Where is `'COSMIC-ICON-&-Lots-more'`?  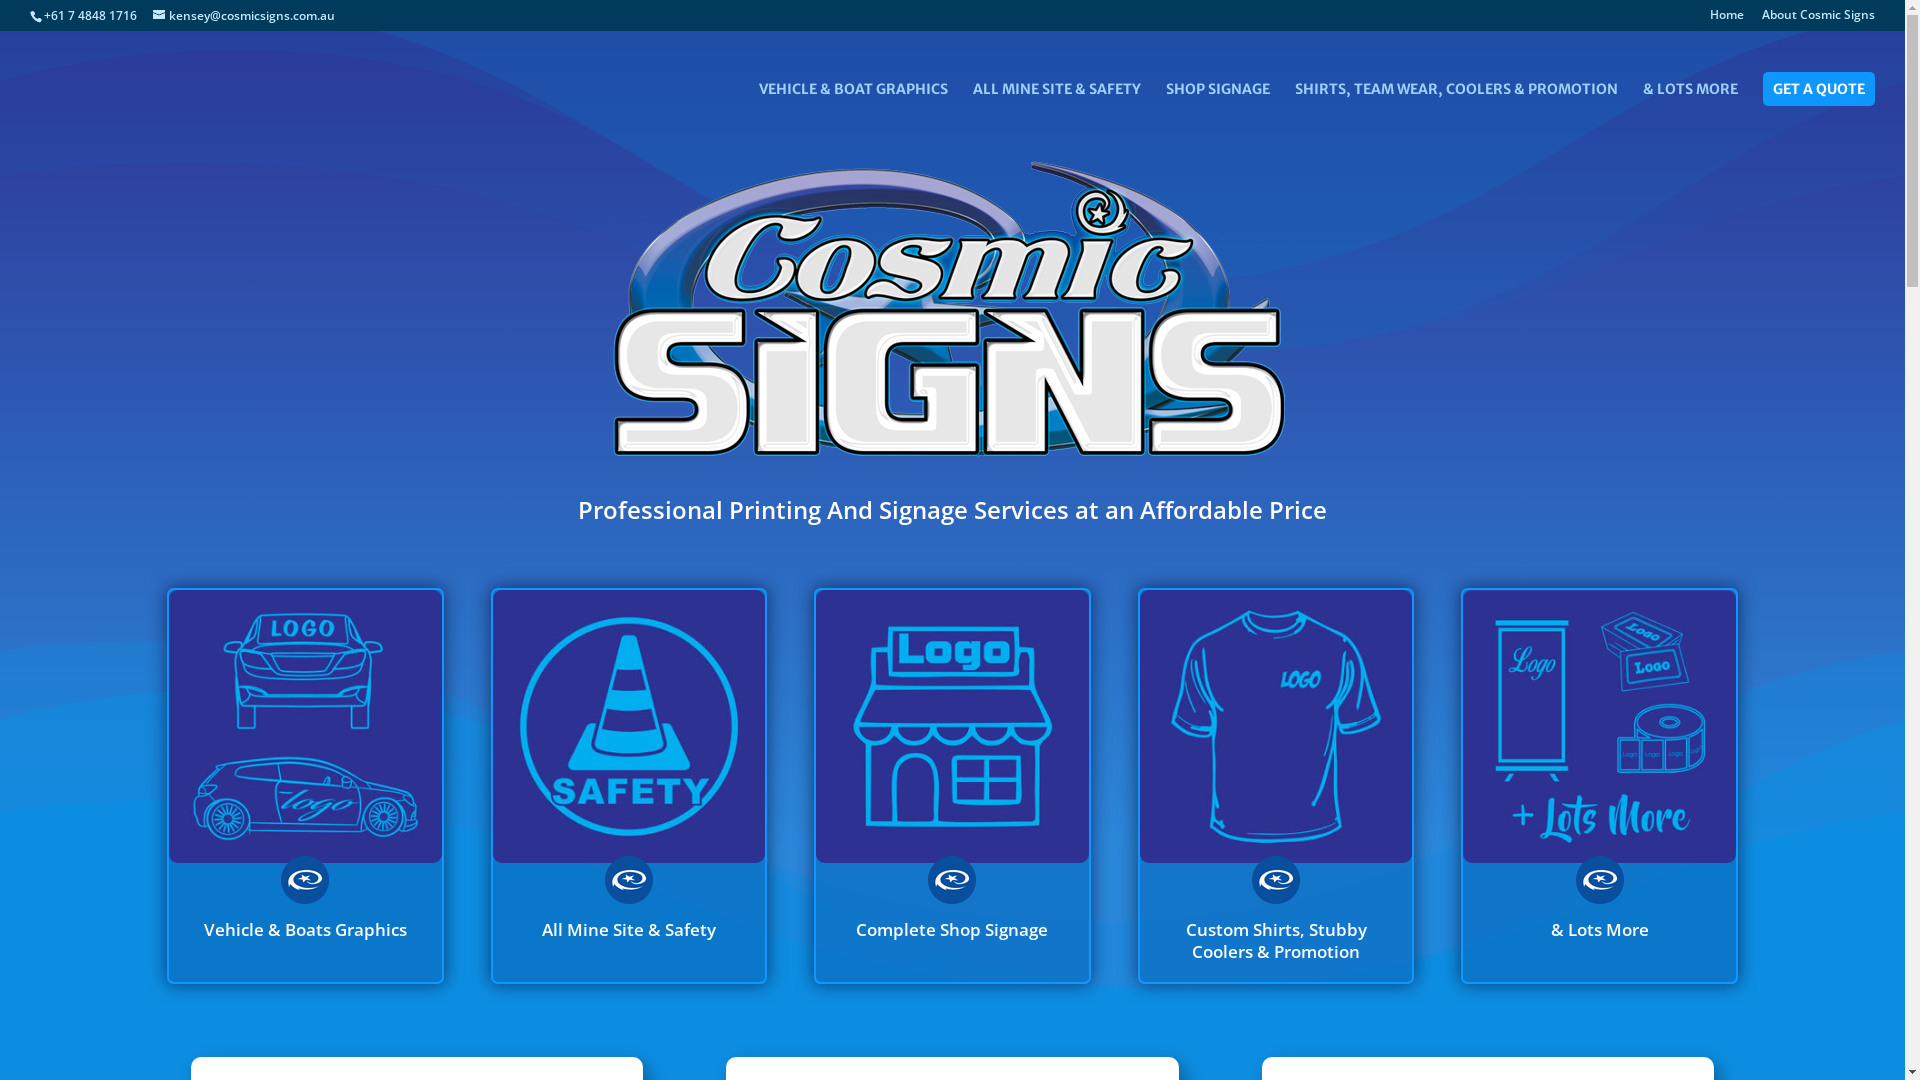 'COSMIC-ICON-&-Lots-more' is located at coordinates (1597, 725).